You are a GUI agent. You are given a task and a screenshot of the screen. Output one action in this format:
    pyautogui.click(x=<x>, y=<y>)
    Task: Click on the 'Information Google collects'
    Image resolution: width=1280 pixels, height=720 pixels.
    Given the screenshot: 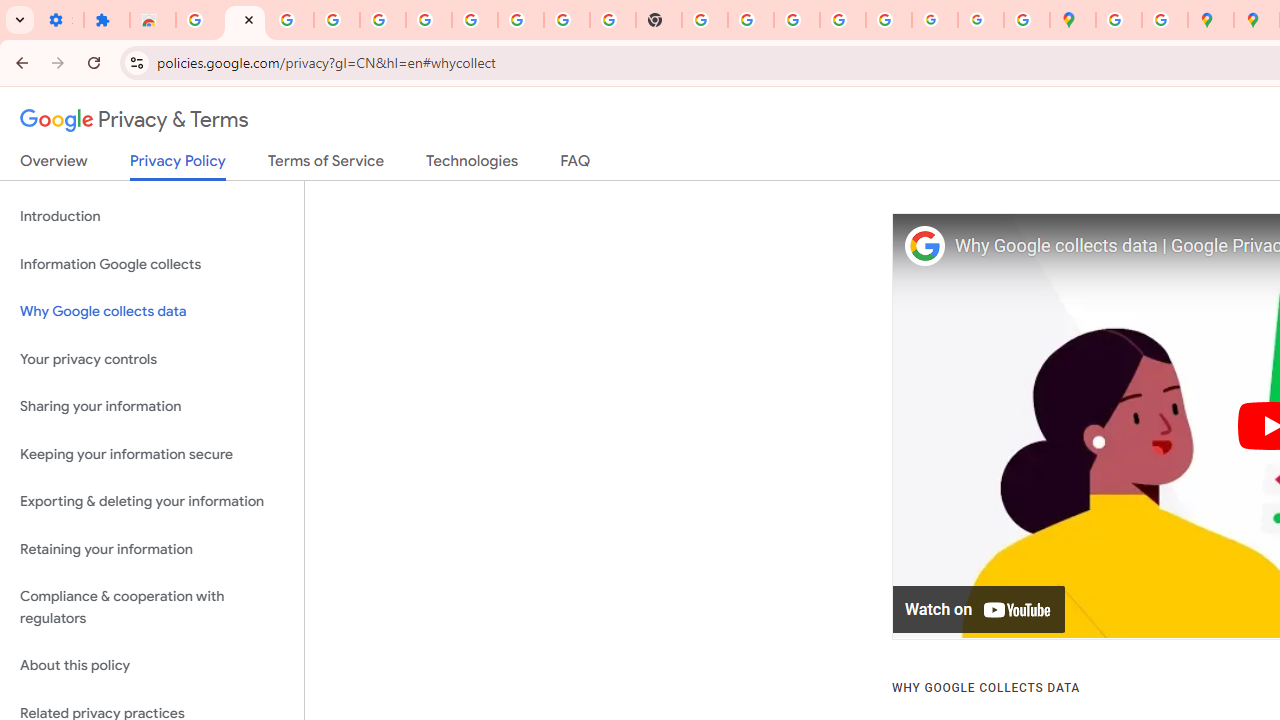 What is the action you would take?
    pyautogui.click(x=151, y=263)
    